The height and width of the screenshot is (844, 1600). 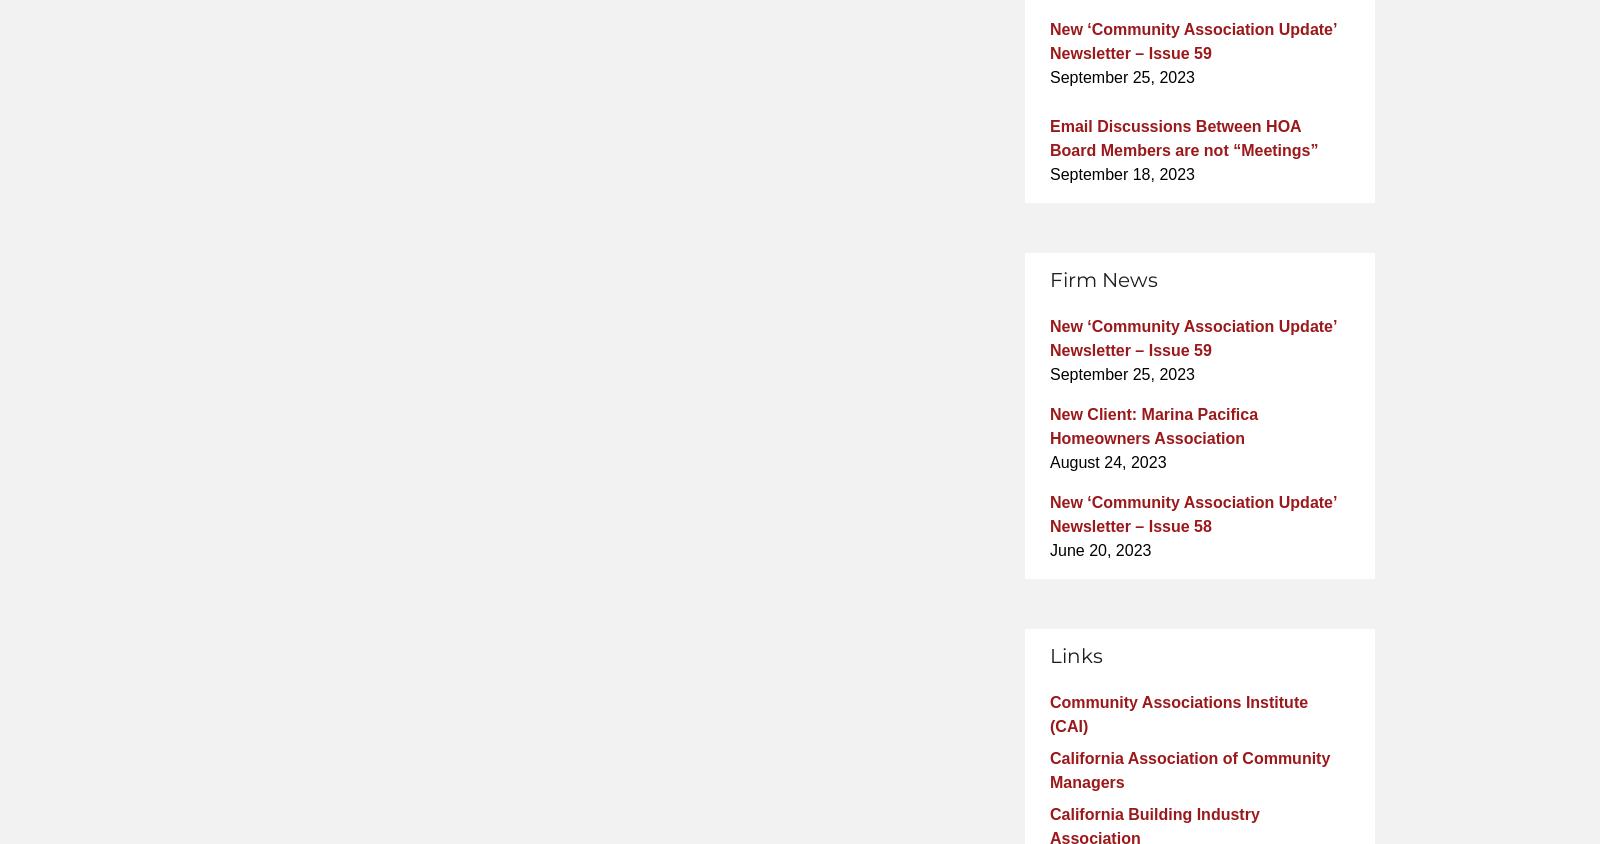 What do you see at coordinates (1049, 173) in the screenshot?
I see `'September 18, 2023'` at bounding box center [1049, 173].